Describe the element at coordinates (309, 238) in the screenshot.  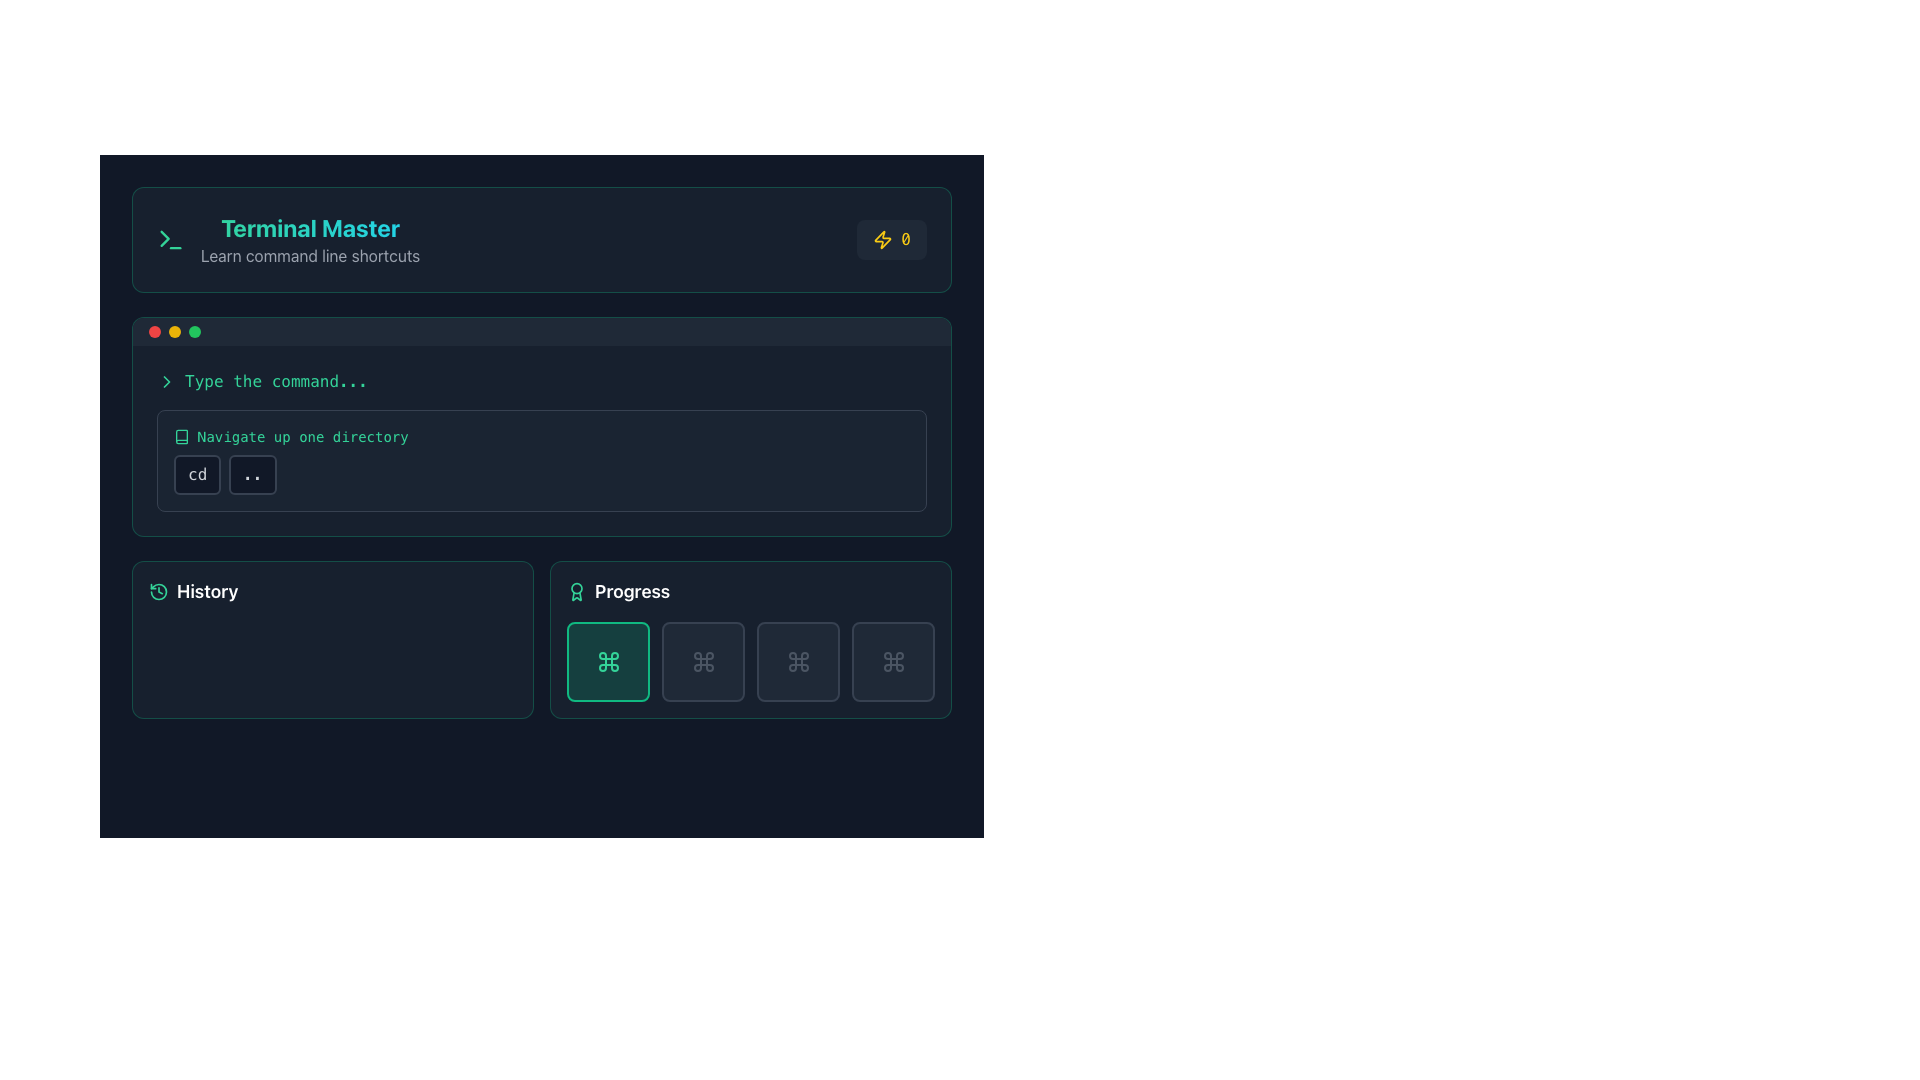
I see `the text element displaying 'Terminal Master' and 'Learn command line shortcuts', which is located near the top-left section of the interface, adjacent to a green terminal icon` at that location.